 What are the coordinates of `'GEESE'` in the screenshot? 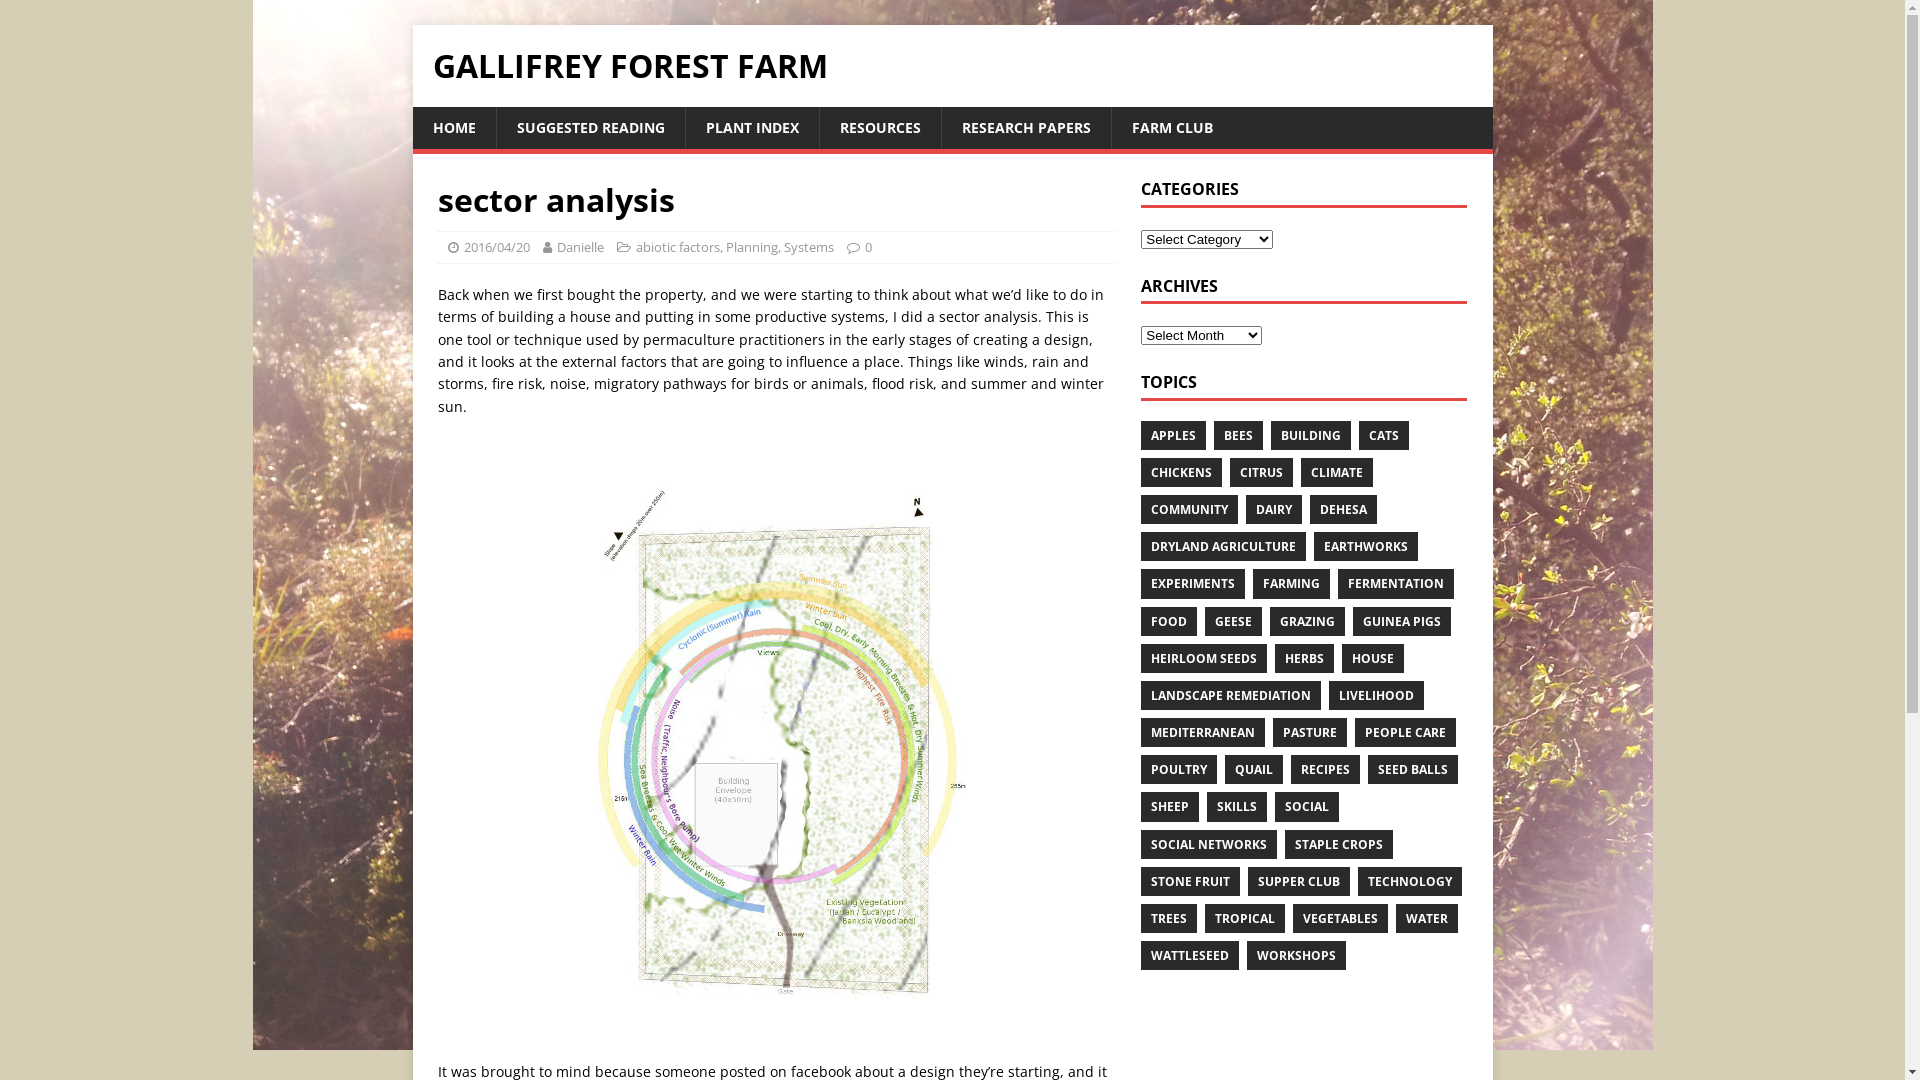 It's located at (1232, 619).